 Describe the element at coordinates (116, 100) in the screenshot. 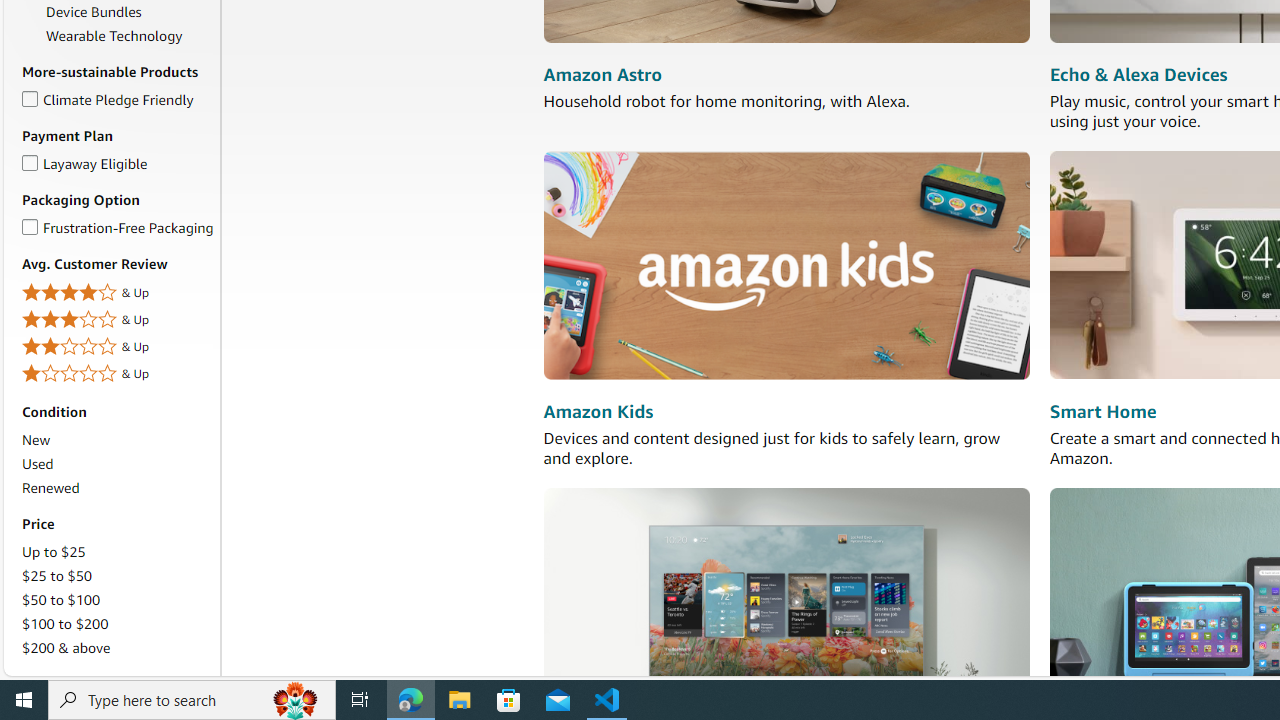

I see `'Climate Pledge FriendlyClimate Pledge Friendly'` at that location.